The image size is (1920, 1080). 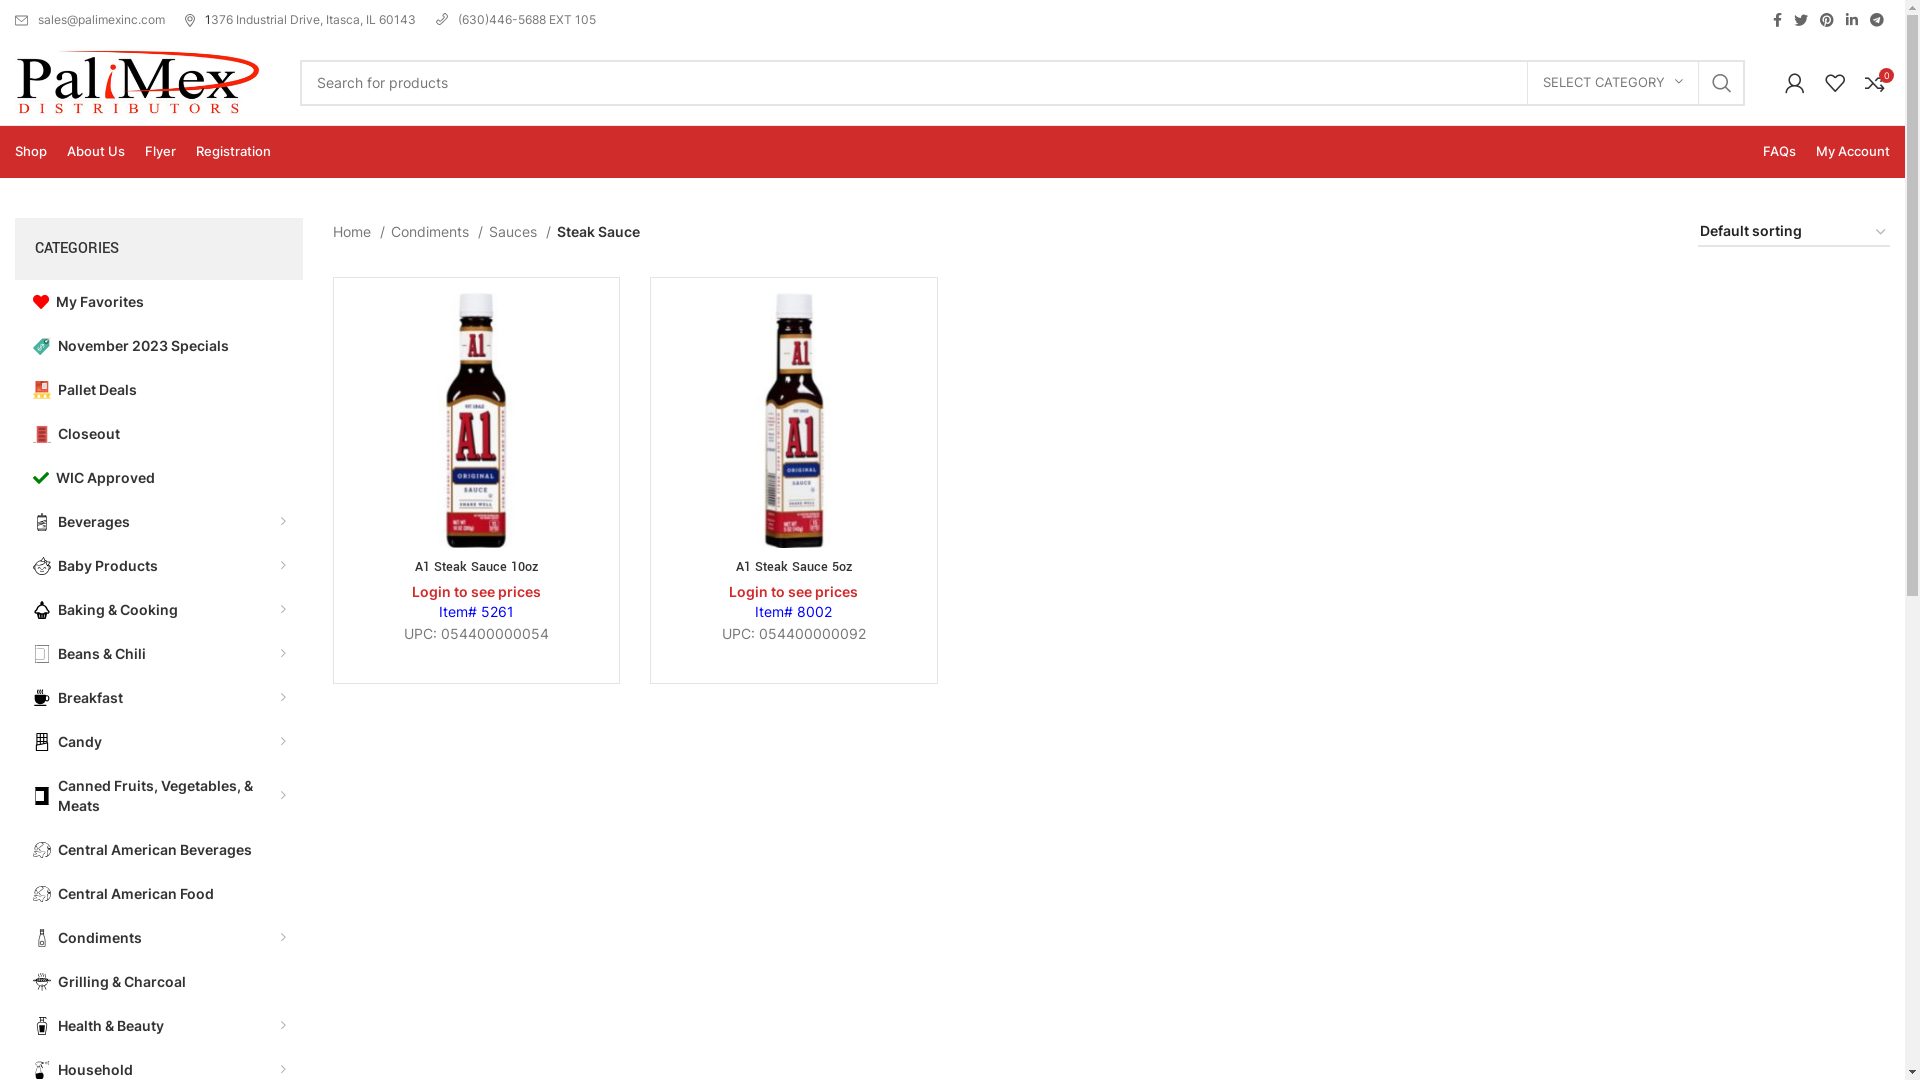 I want to click on 'My Account', so click(x=1851, y=150).